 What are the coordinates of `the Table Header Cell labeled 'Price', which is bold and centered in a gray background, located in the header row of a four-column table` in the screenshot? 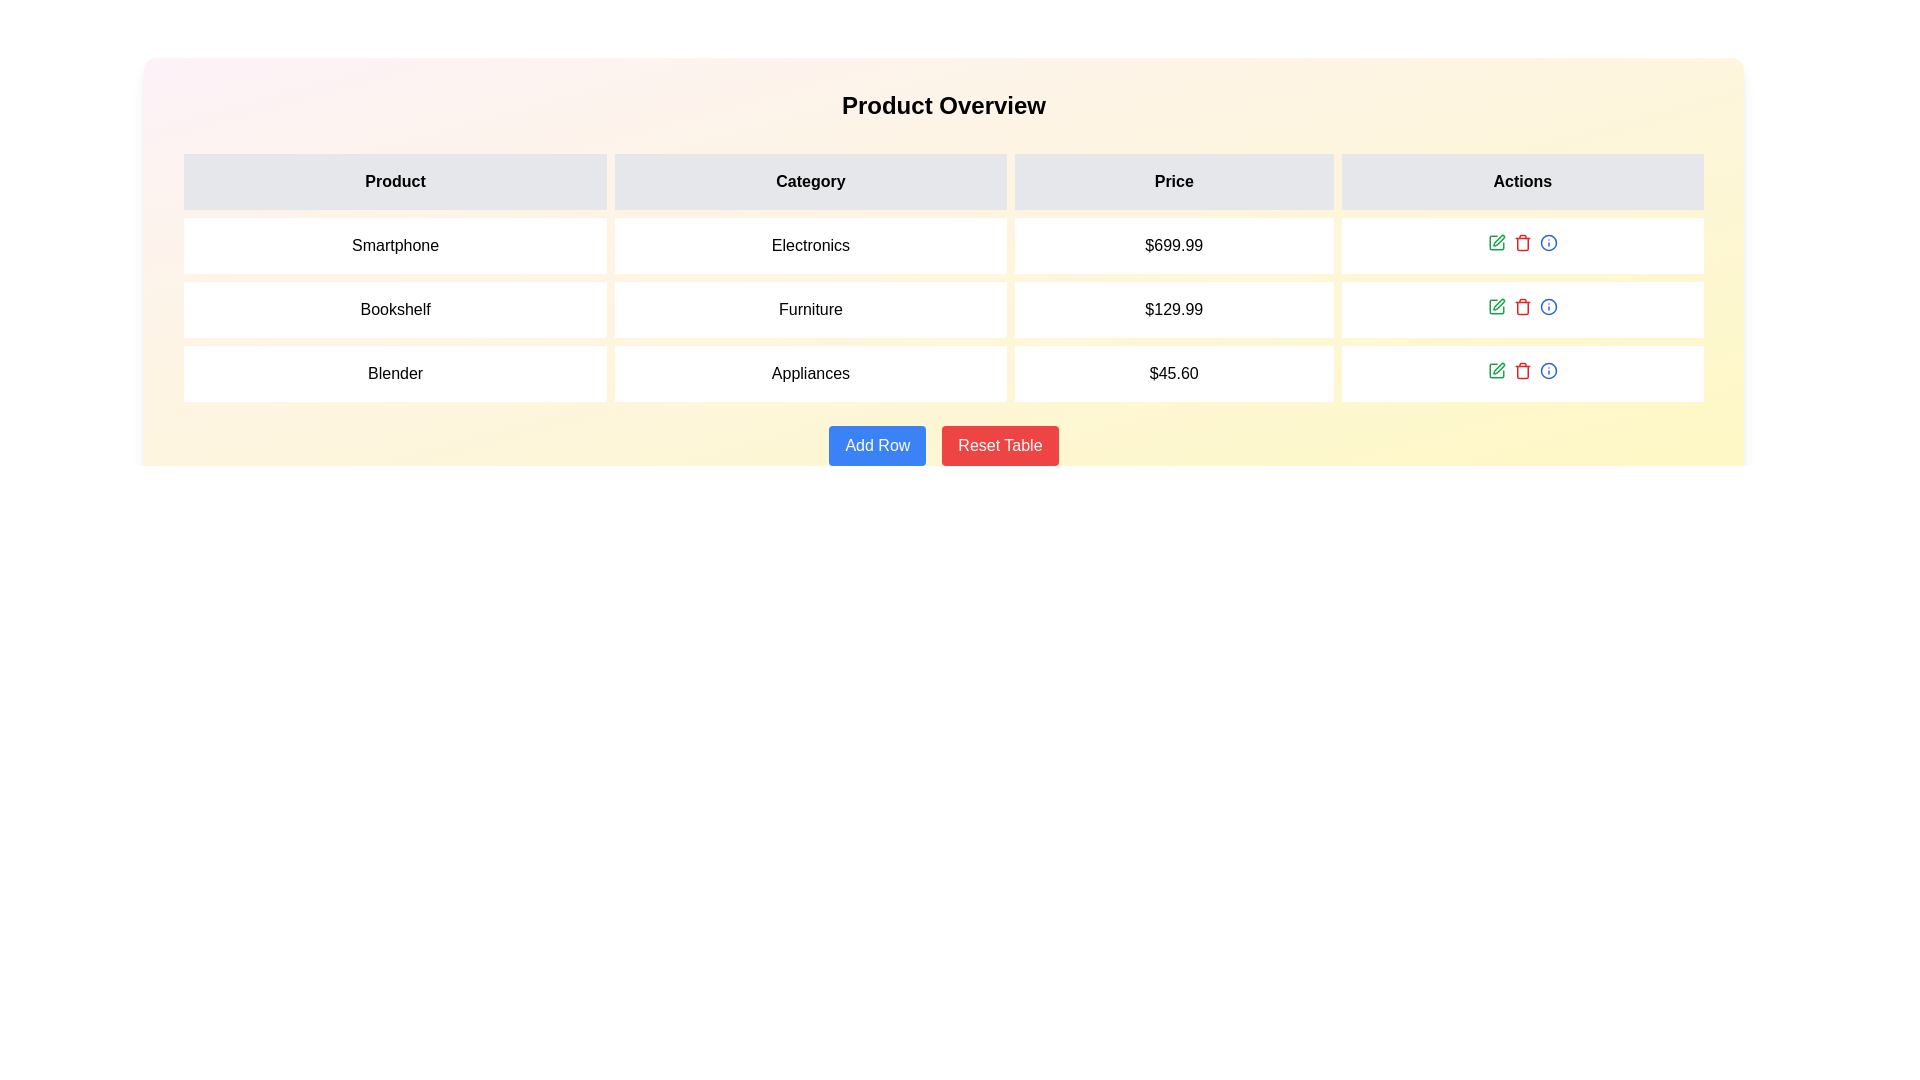 It's located at (1174, 181).